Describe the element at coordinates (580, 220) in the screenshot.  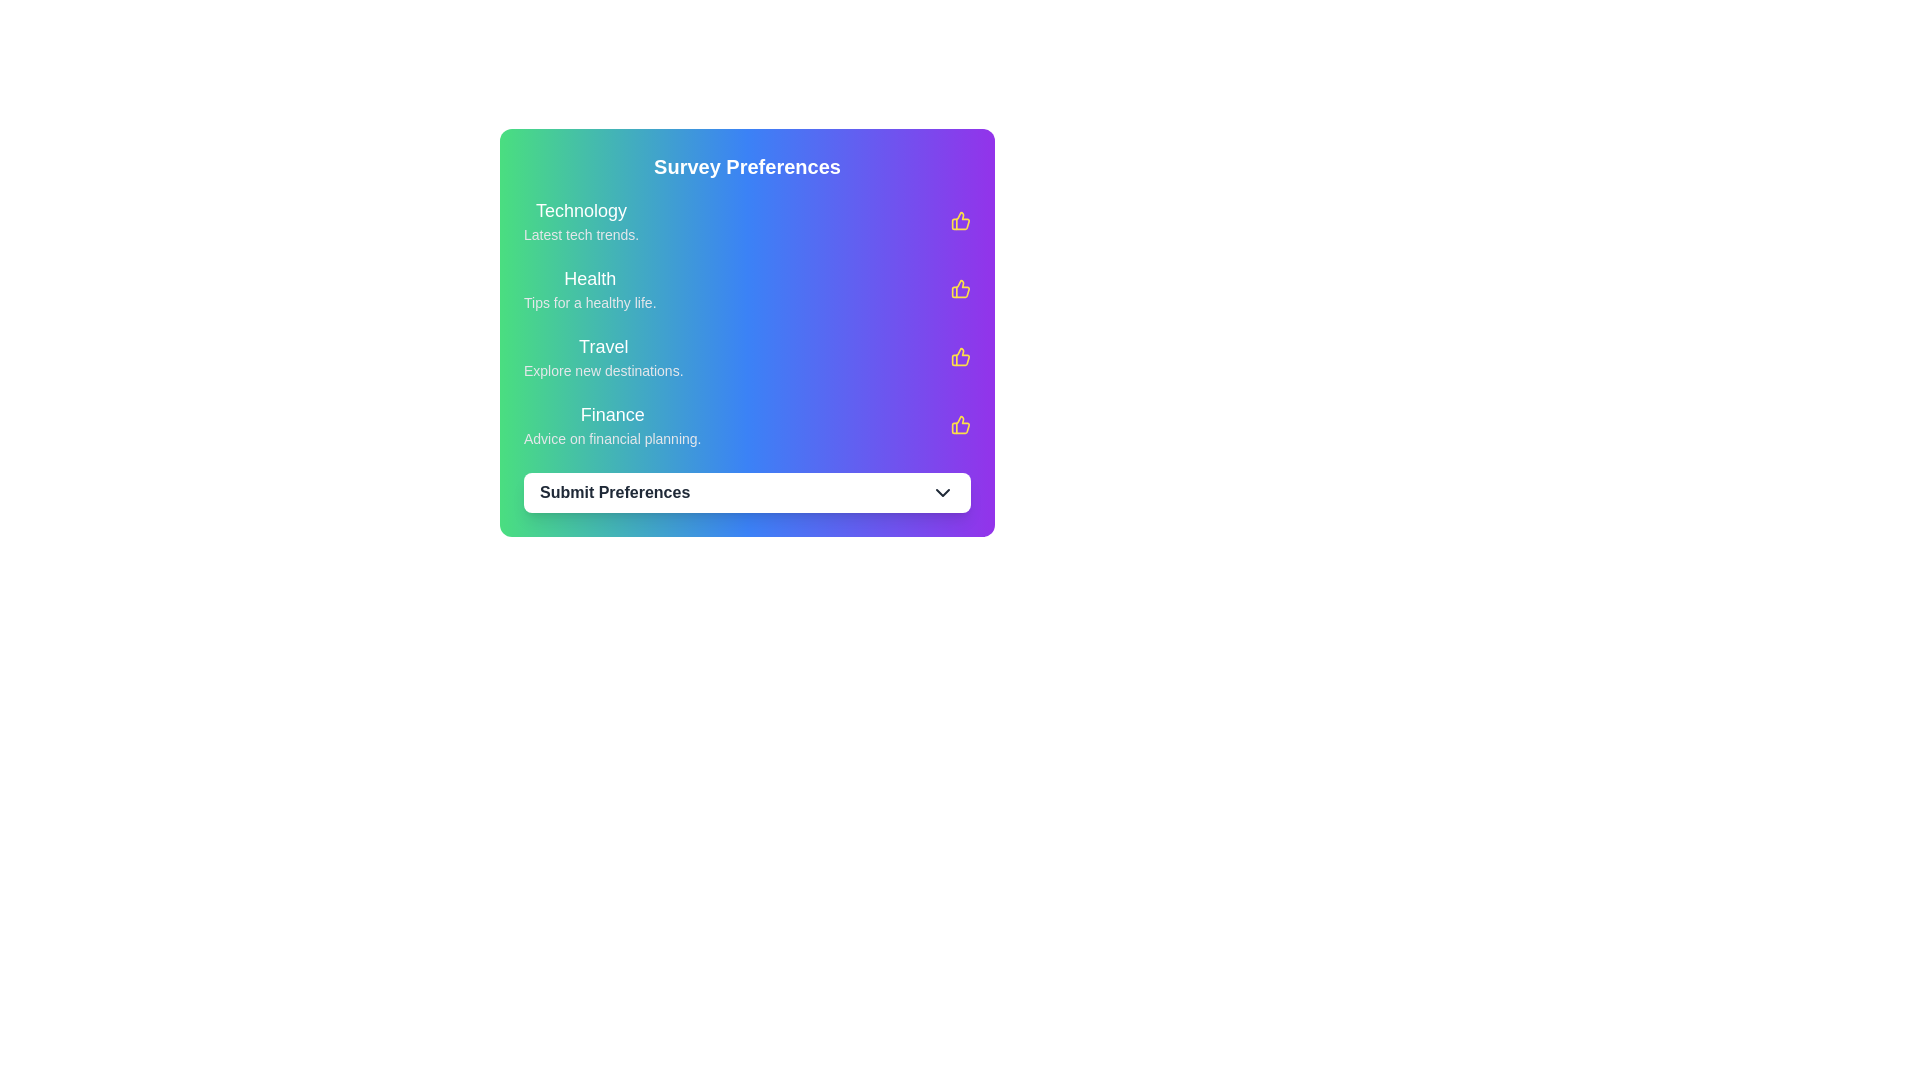
I see `information from the text block labeled 'Technology' with the subtitle 'Latest tech trends' located at the top of the 'Survey Preferences' section` at that location.